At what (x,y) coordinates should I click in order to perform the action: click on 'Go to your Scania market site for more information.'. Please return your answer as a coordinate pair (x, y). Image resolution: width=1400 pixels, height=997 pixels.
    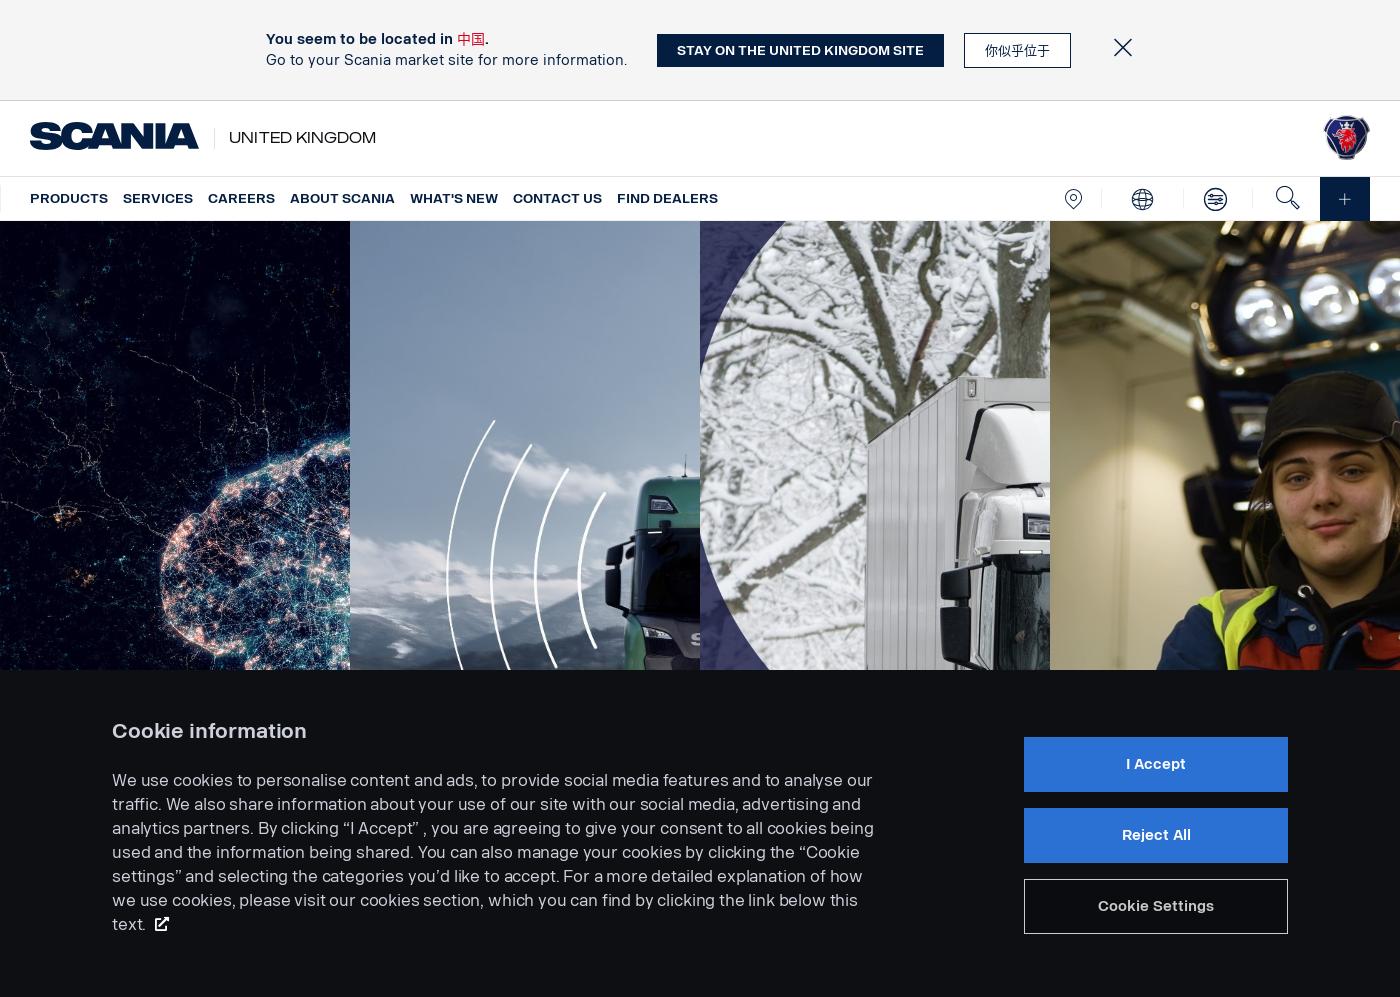
    Looking at the image, I should click on (265, 59).